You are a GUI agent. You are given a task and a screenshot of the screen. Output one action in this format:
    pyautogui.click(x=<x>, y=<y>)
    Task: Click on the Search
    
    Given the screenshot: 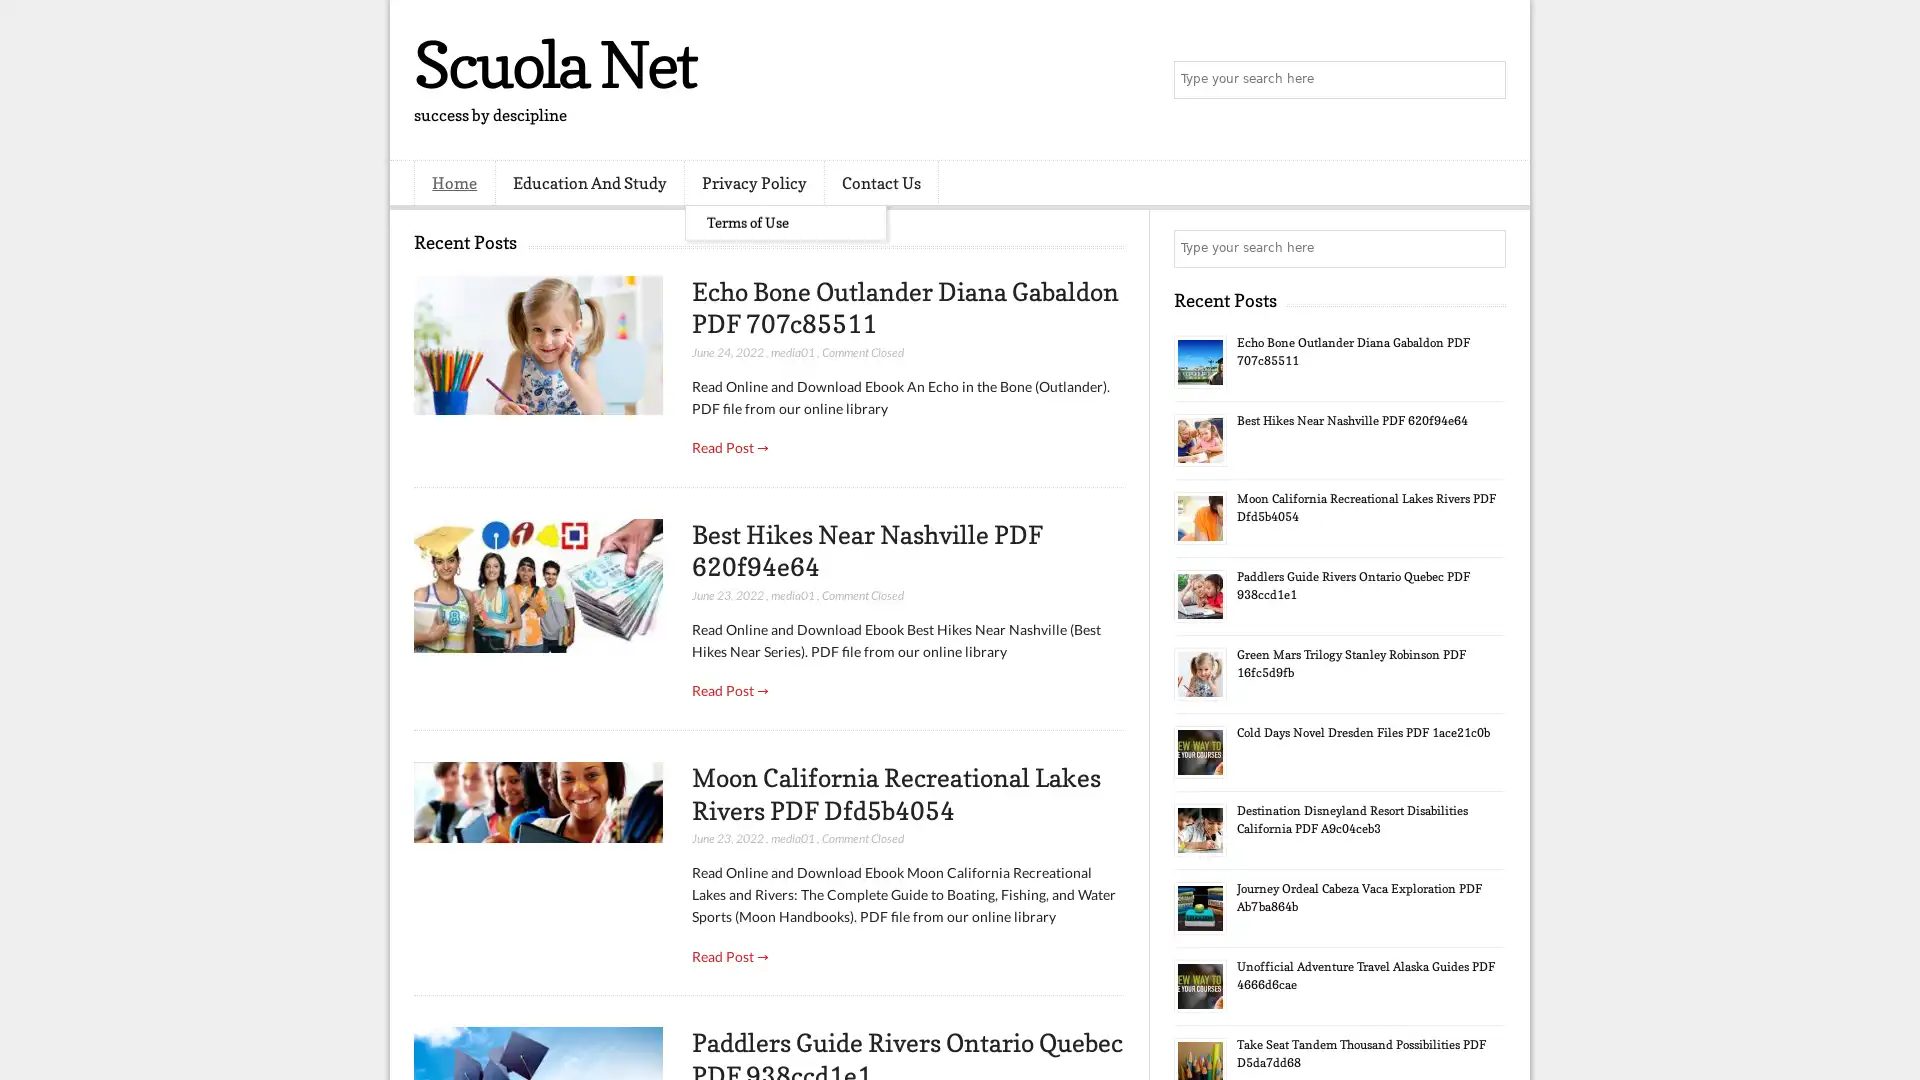 What is the action you would take?
    pyautogui.click(x=1485, y=80)
    